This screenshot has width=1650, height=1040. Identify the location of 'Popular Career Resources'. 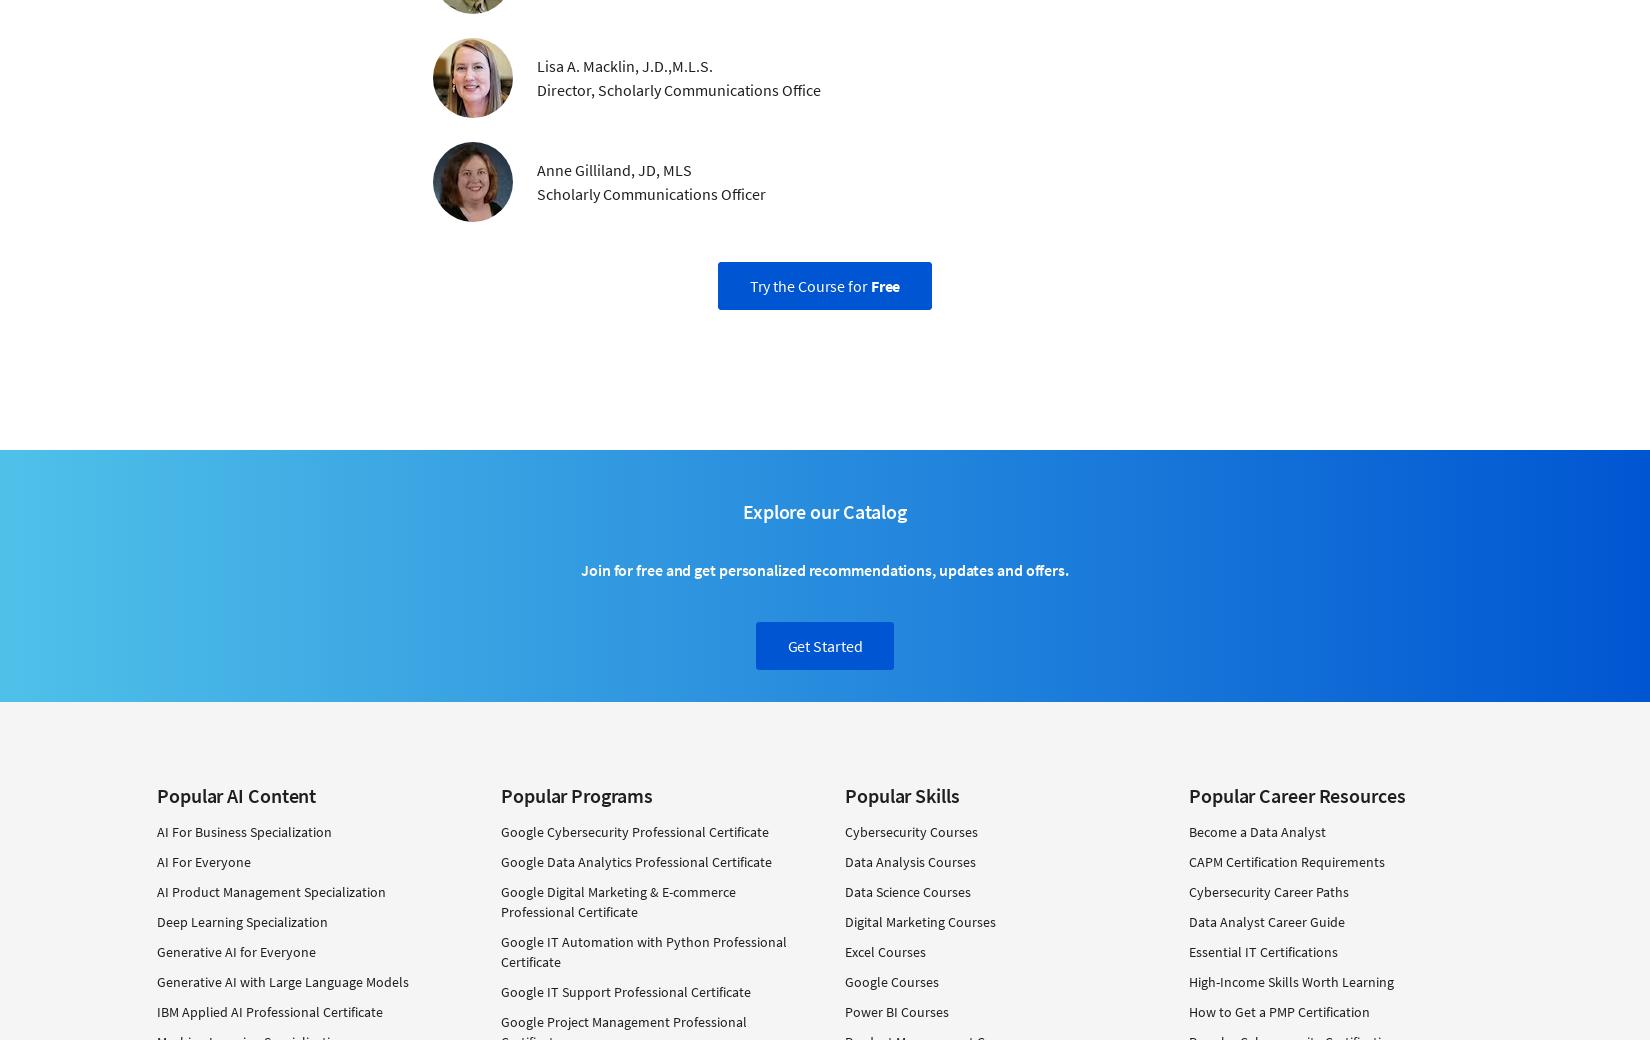
(1296, 793).